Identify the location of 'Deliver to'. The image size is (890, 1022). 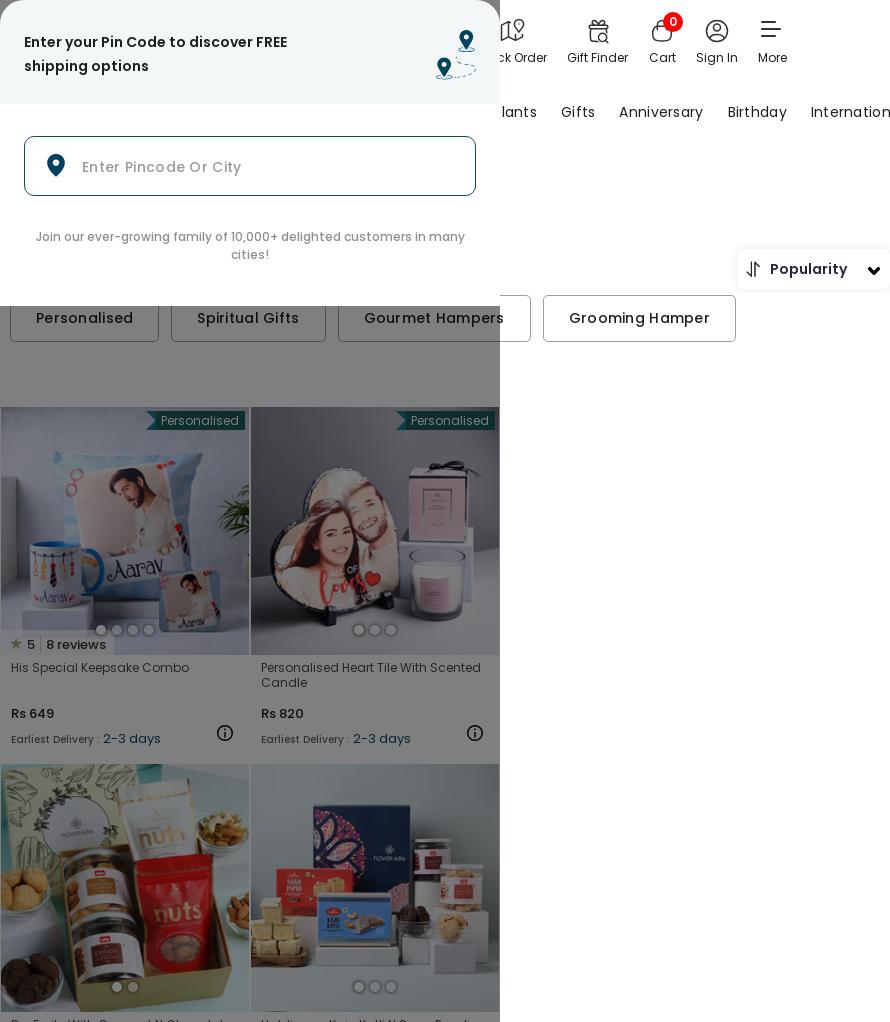
(288, 40).